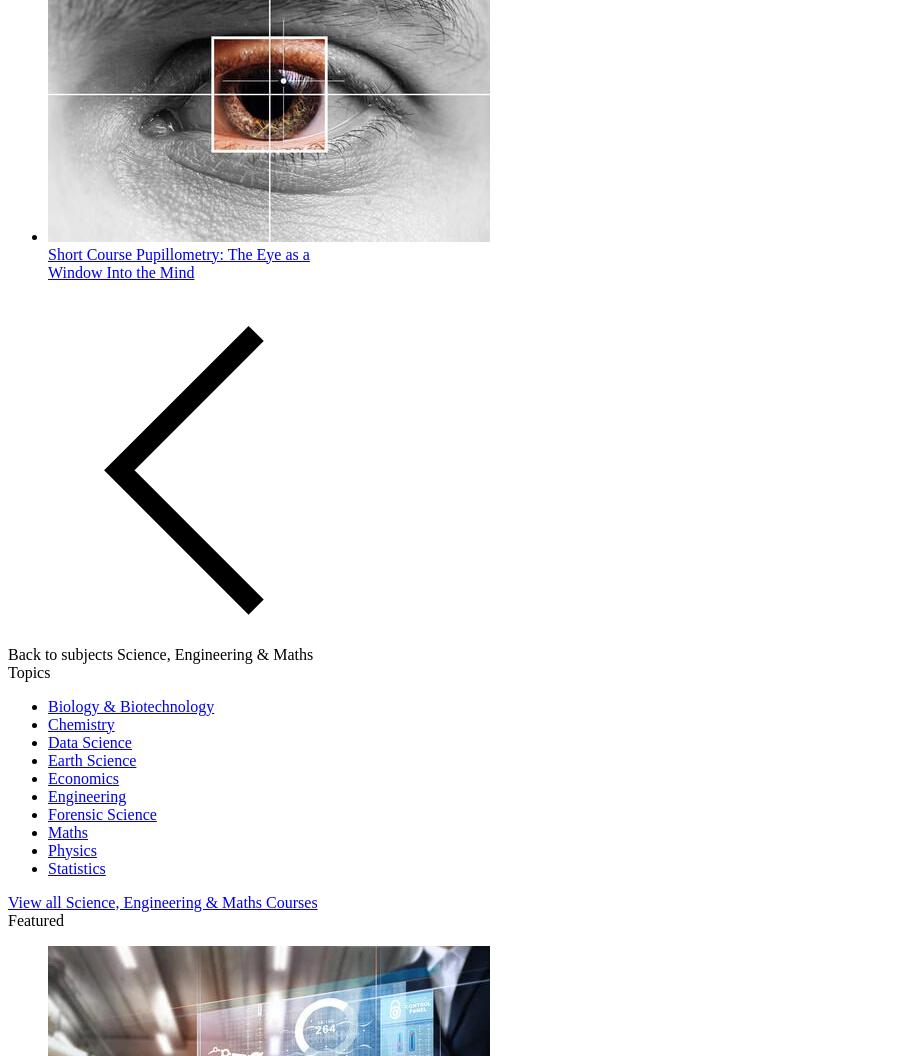  Describe the element at coordinates (48, 261) in the screenshot. I see `'Pupillometry: The Eye as a Window Into the Mind'` at that location.